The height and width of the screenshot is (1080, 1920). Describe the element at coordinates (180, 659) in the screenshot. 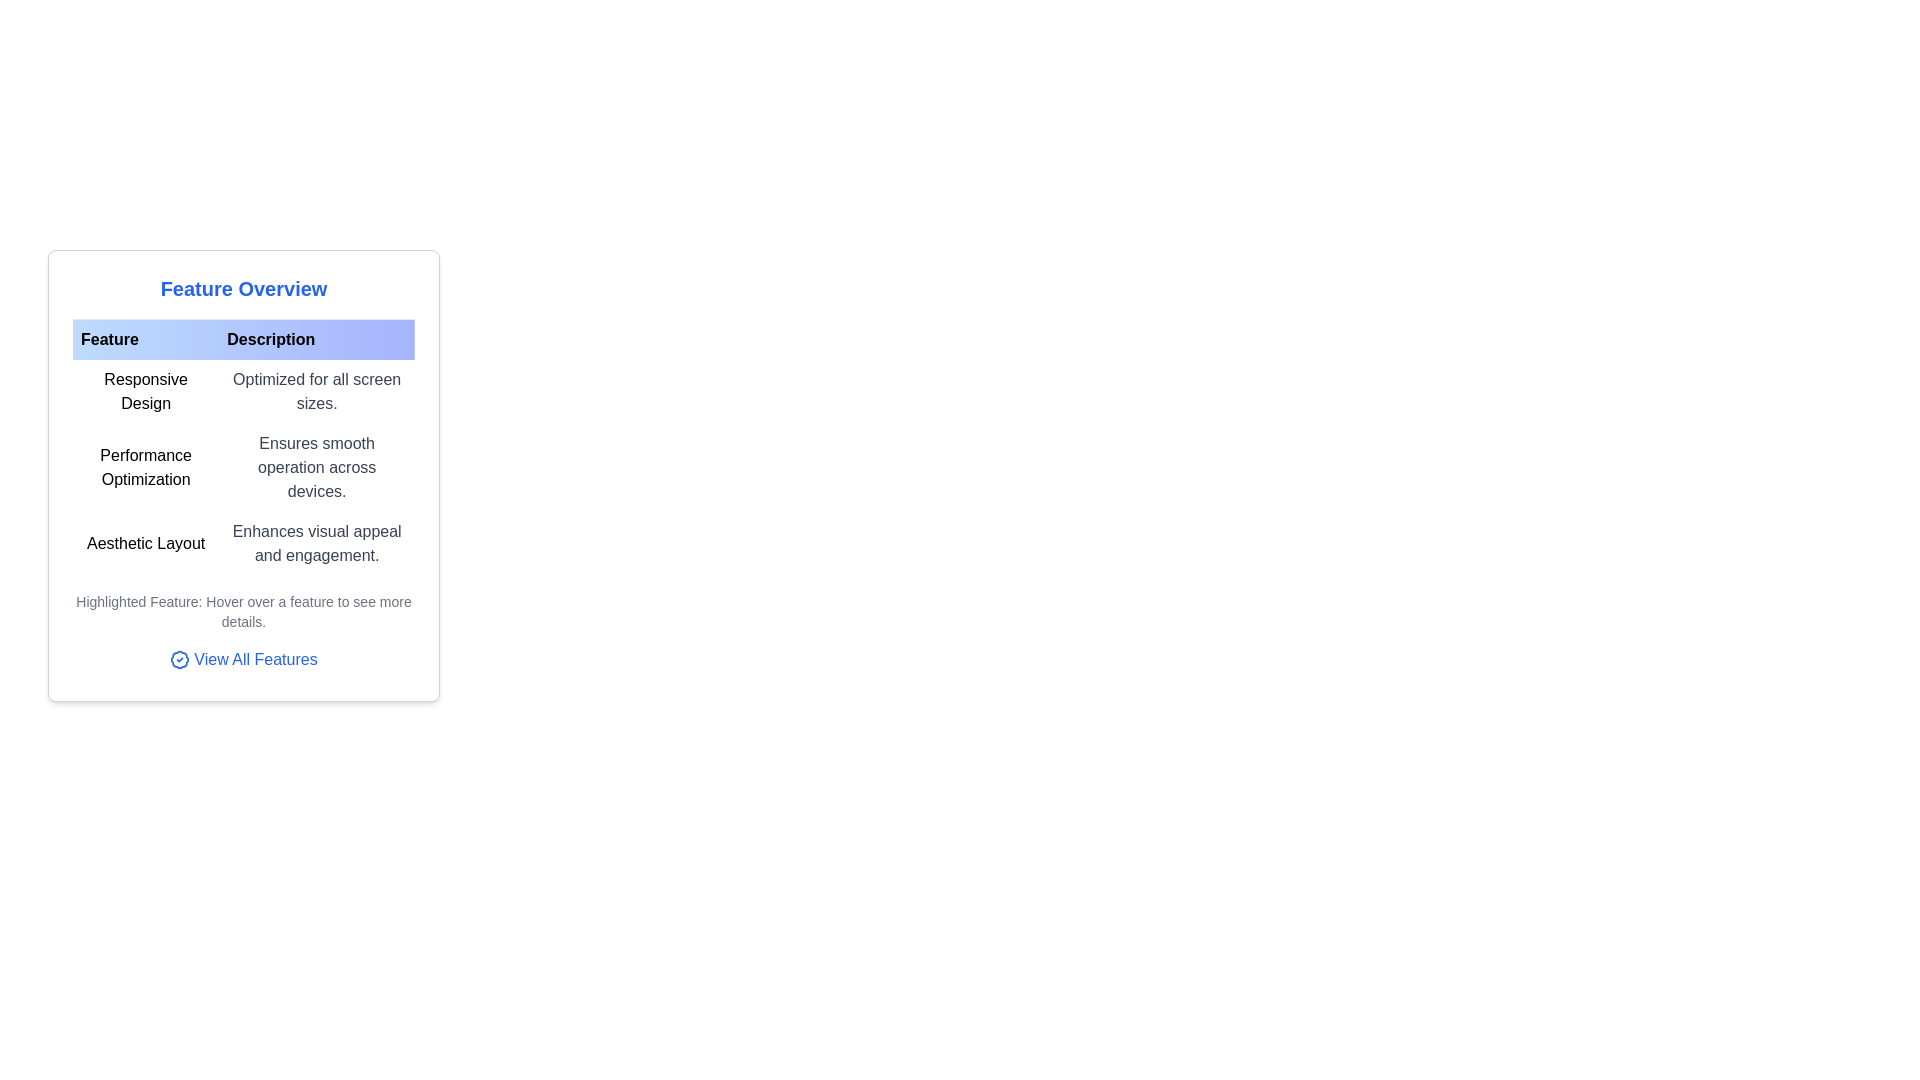

I see `the icon that emphasizes the linked text 'View All Features', located to the left of the text in the bottom section of the feature information card` at that location.